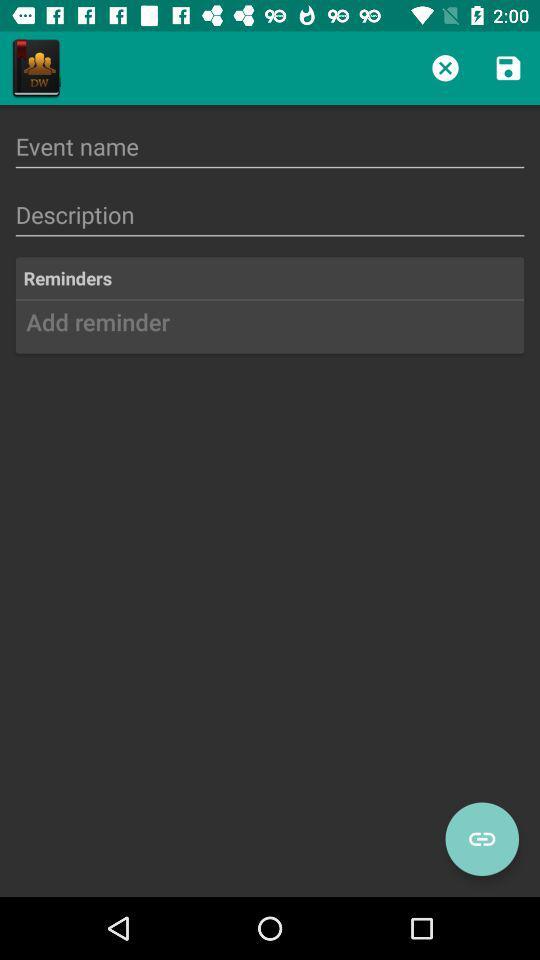 This screenshot has width=540, height=960. What do you see at coordinates (481, 839) in the screenshot?
I see `link toggle` at bounding box center [481, 839].